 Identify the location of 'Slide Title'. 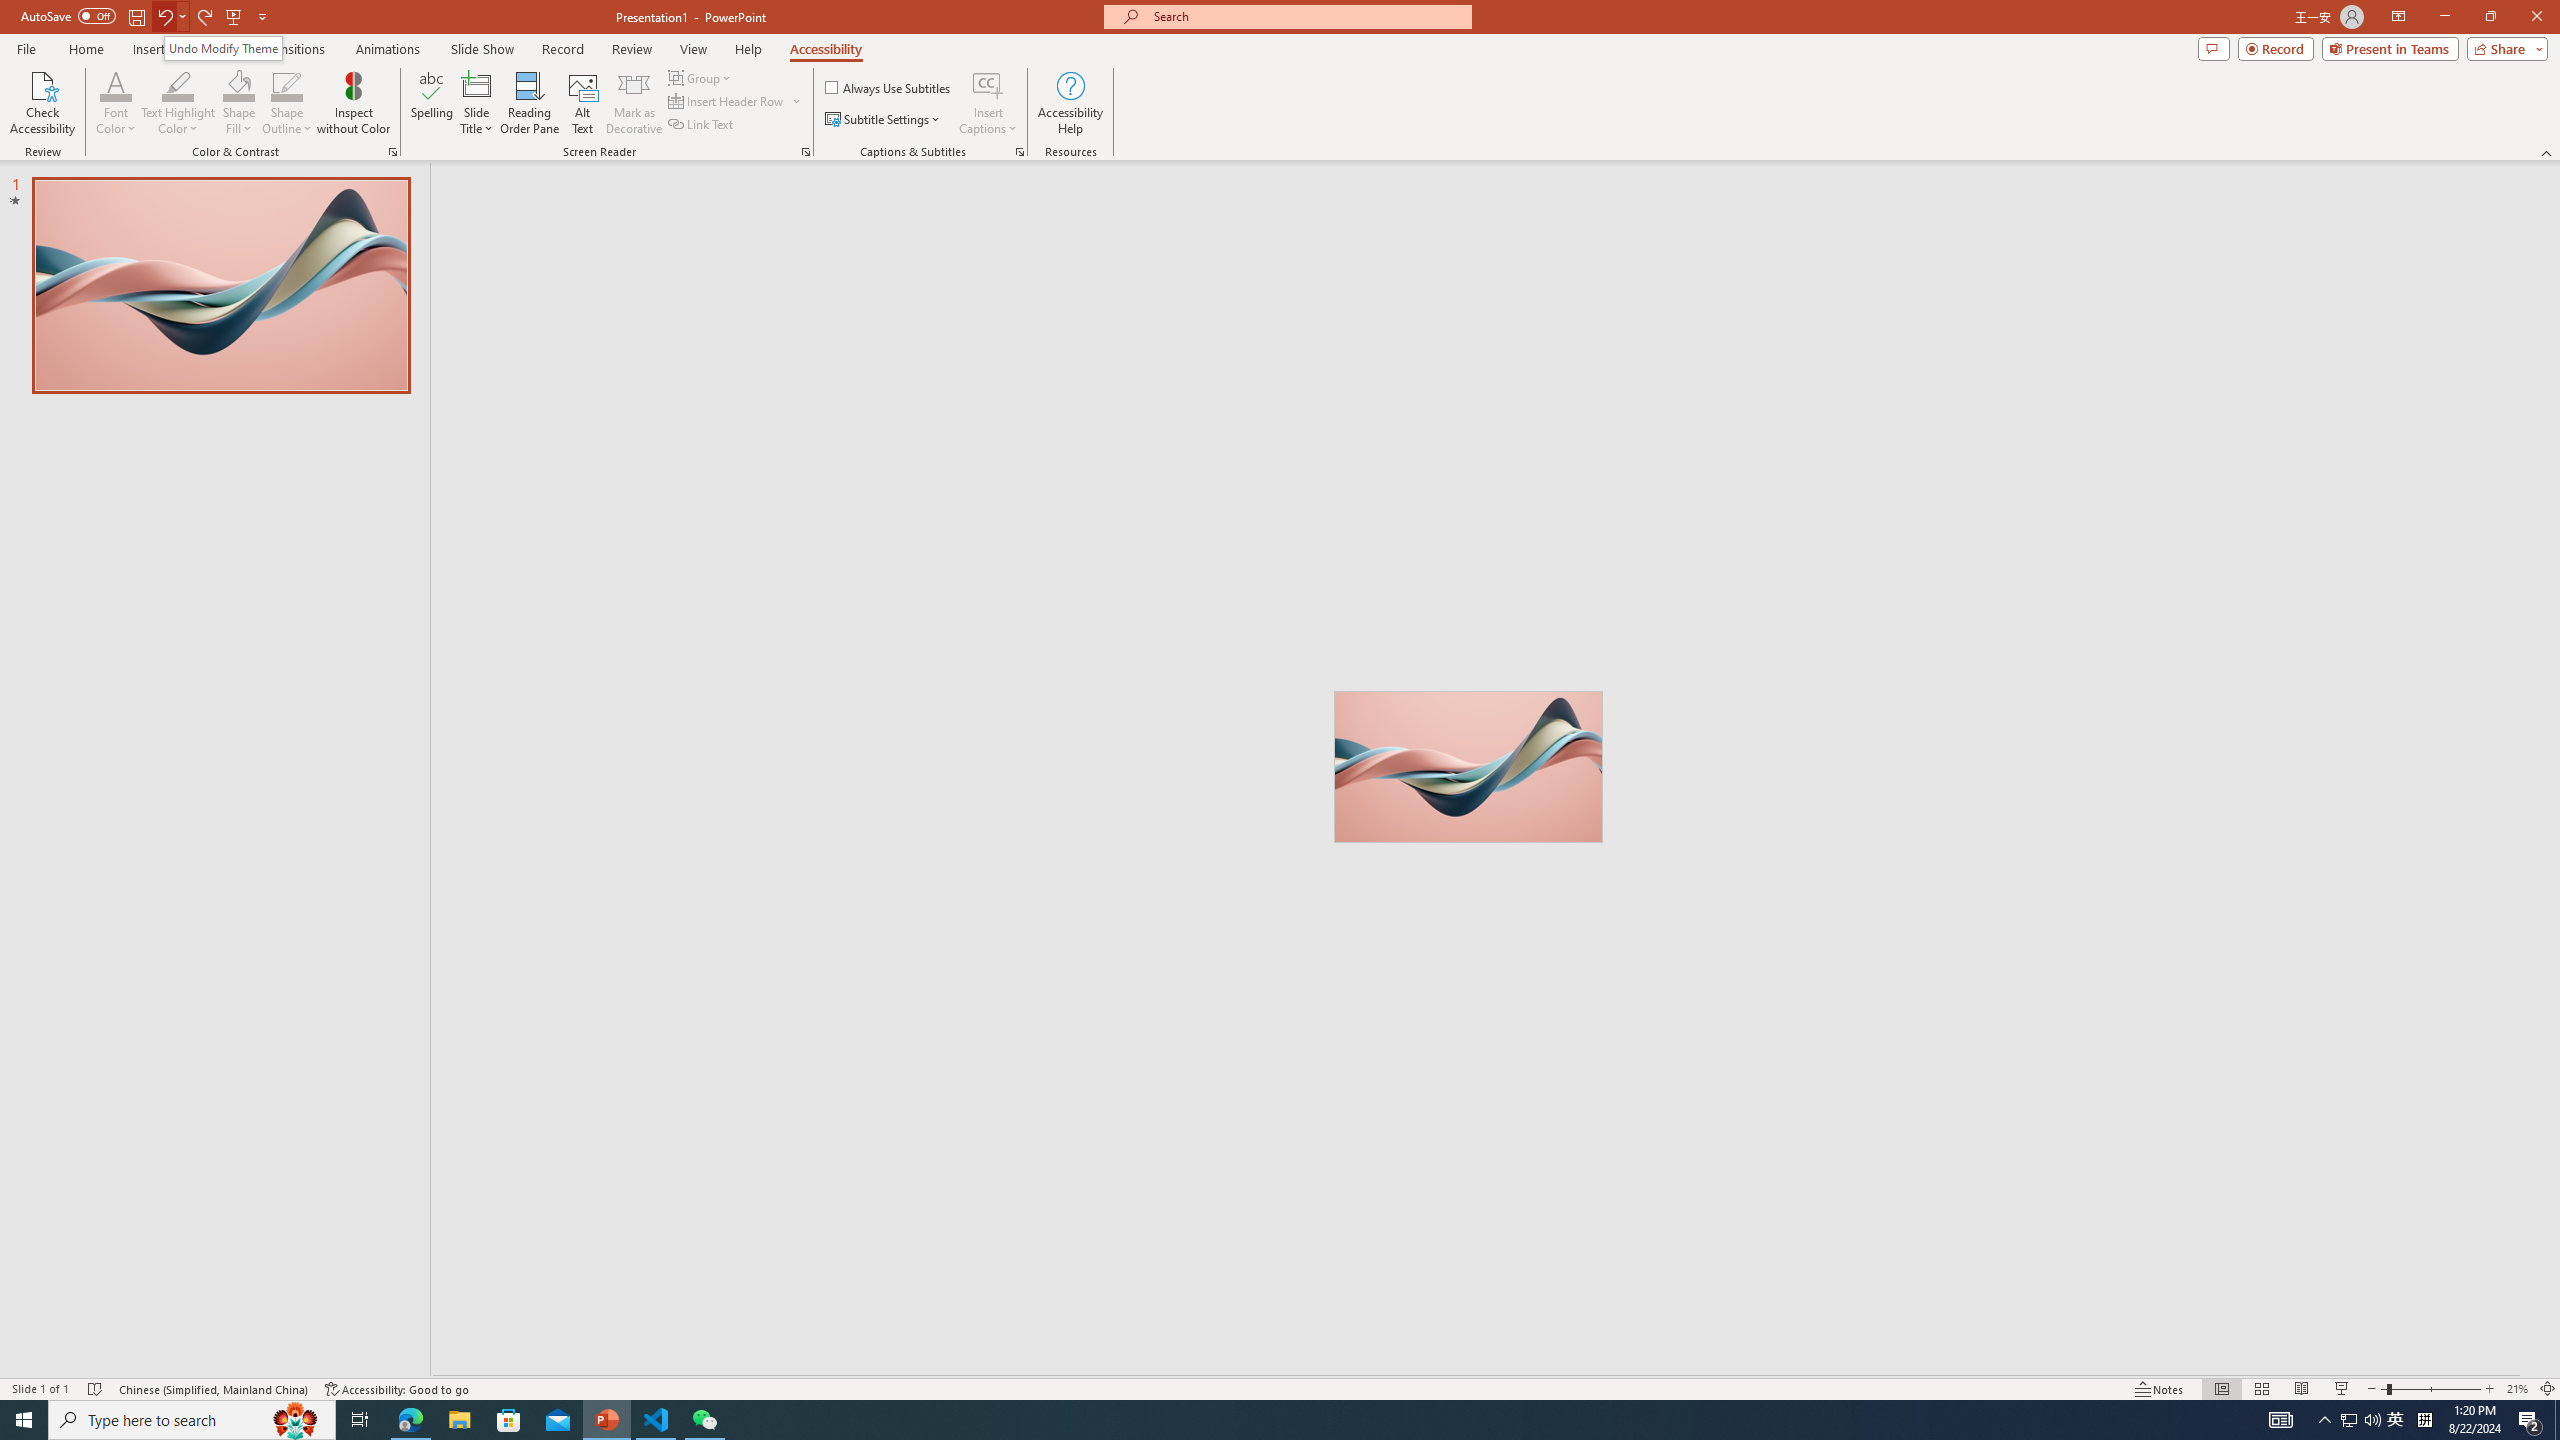
(476, 103).